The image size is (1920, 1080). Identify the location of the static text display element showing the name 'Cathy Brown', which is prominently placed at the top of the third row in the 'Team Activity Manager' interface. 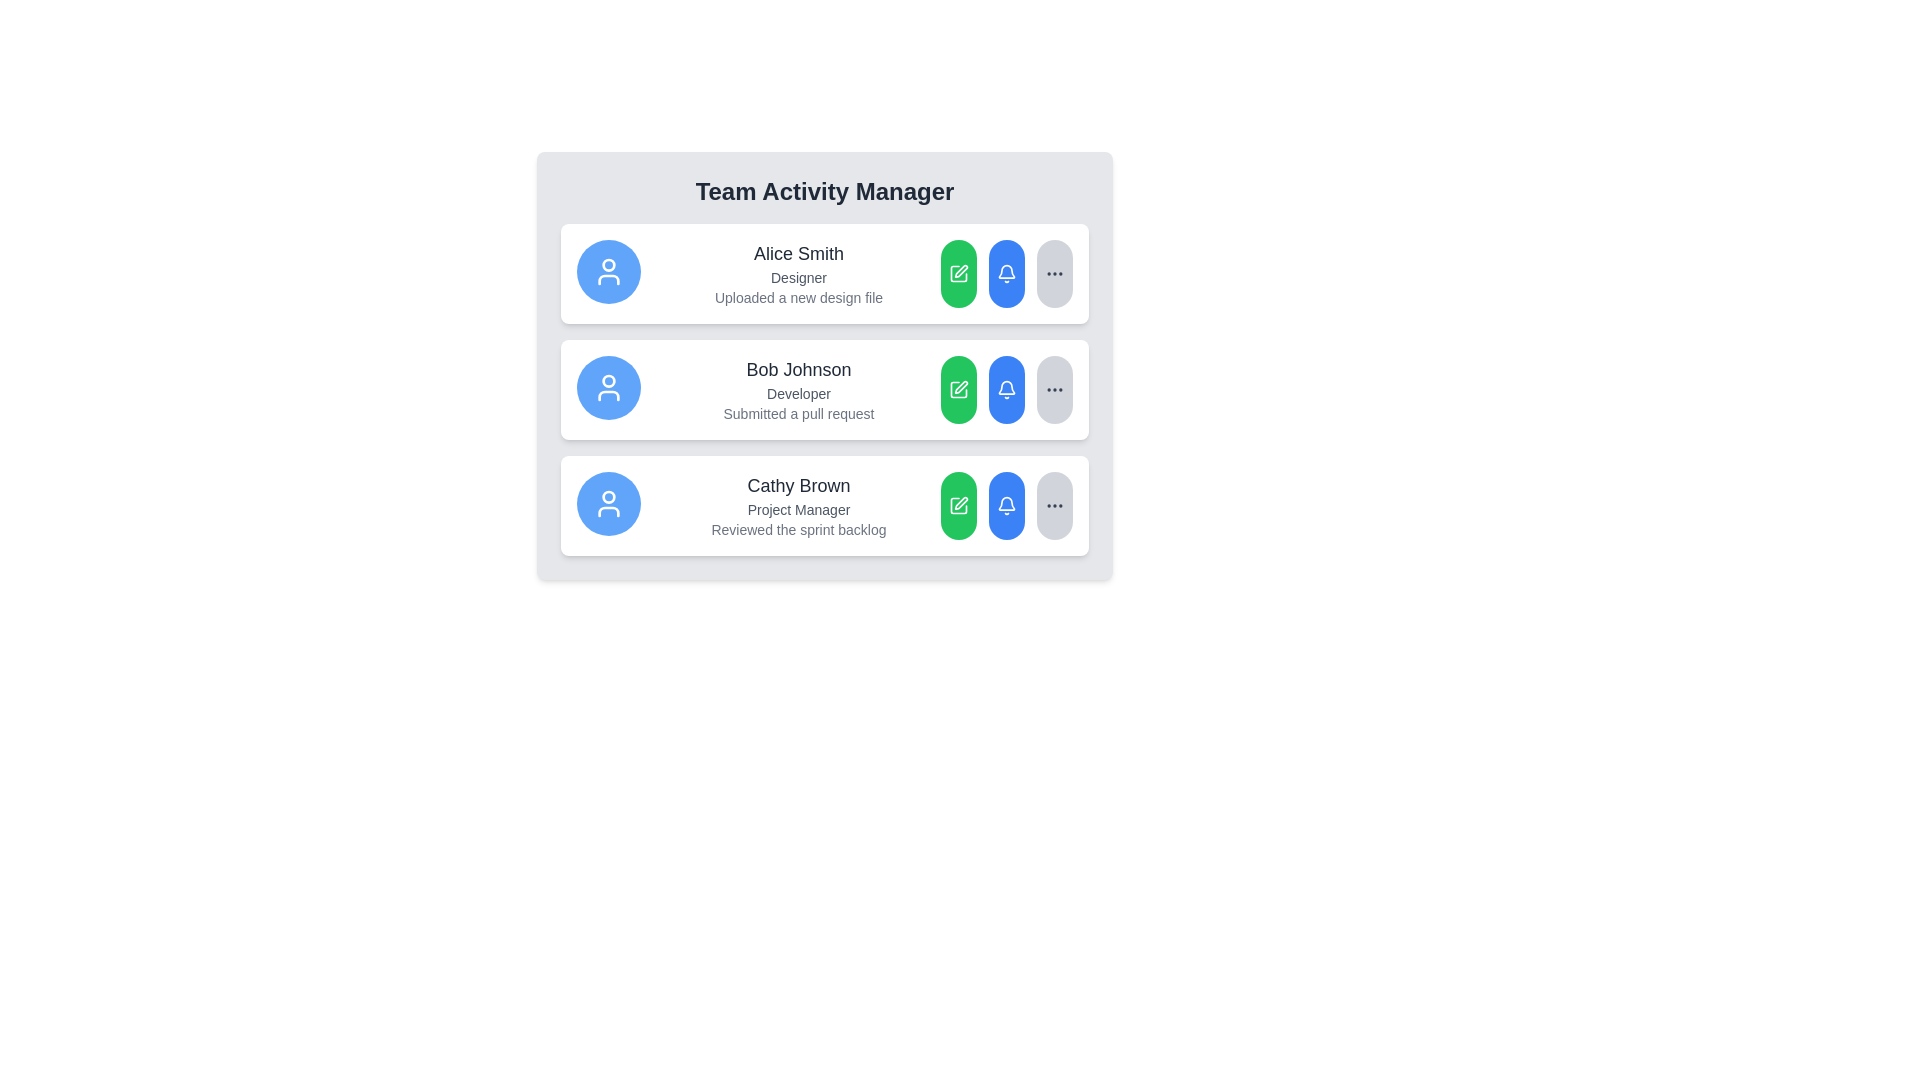
(797, 486).